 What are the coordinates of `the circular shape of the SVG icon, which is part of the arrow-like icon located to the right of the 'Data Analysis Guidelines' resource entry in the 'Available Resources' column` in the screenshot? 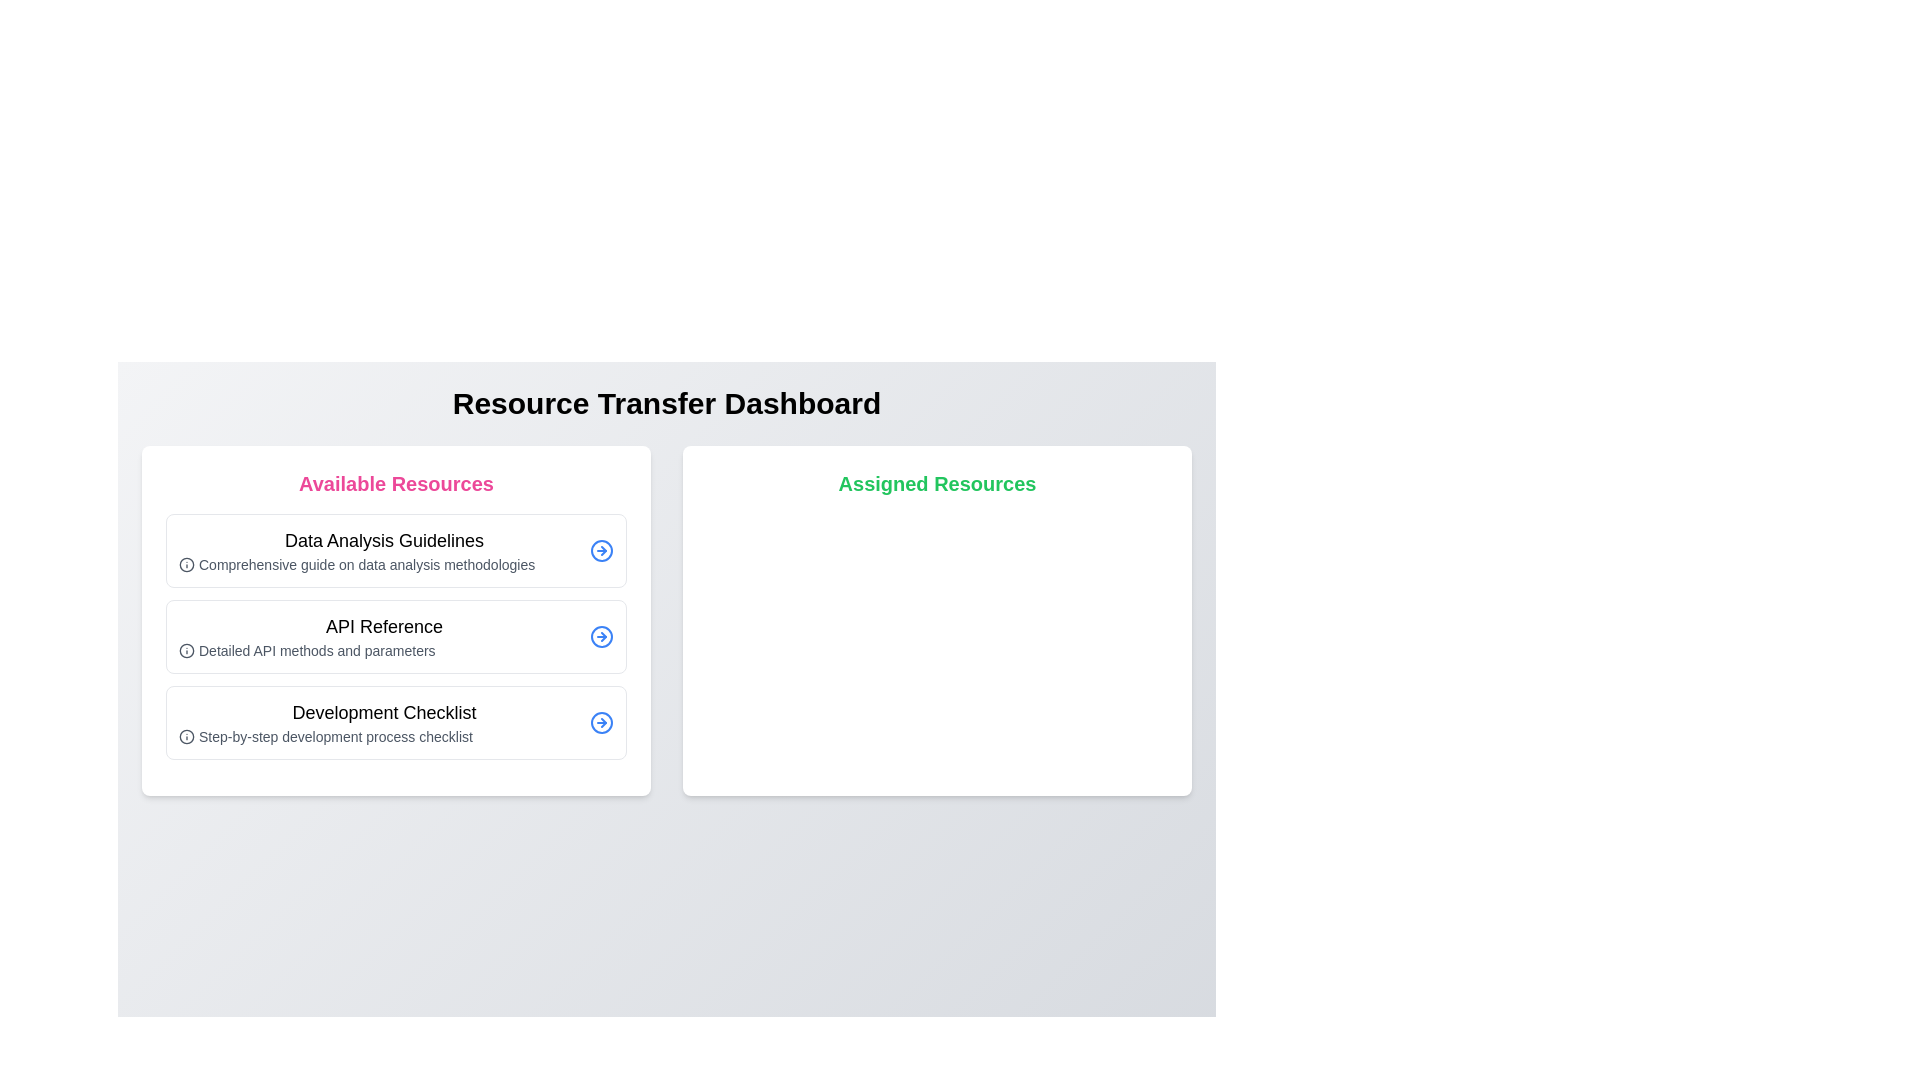 It's located at (600, 551).